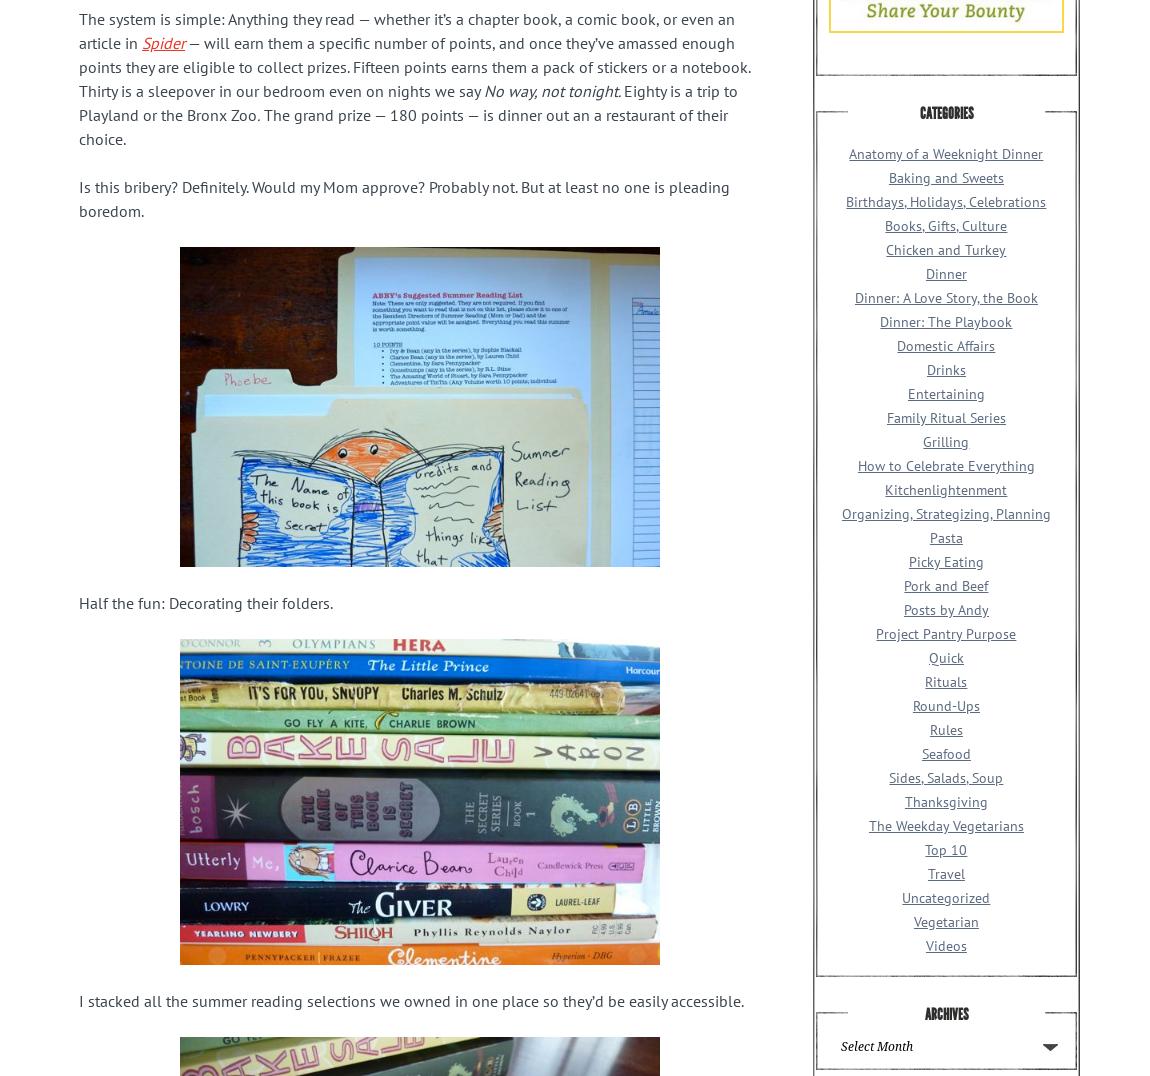  What do you see at coordinates (945, 249) in the screenshot?
I see `'Chicken and Turkey'` at bounding box center [945, 249].